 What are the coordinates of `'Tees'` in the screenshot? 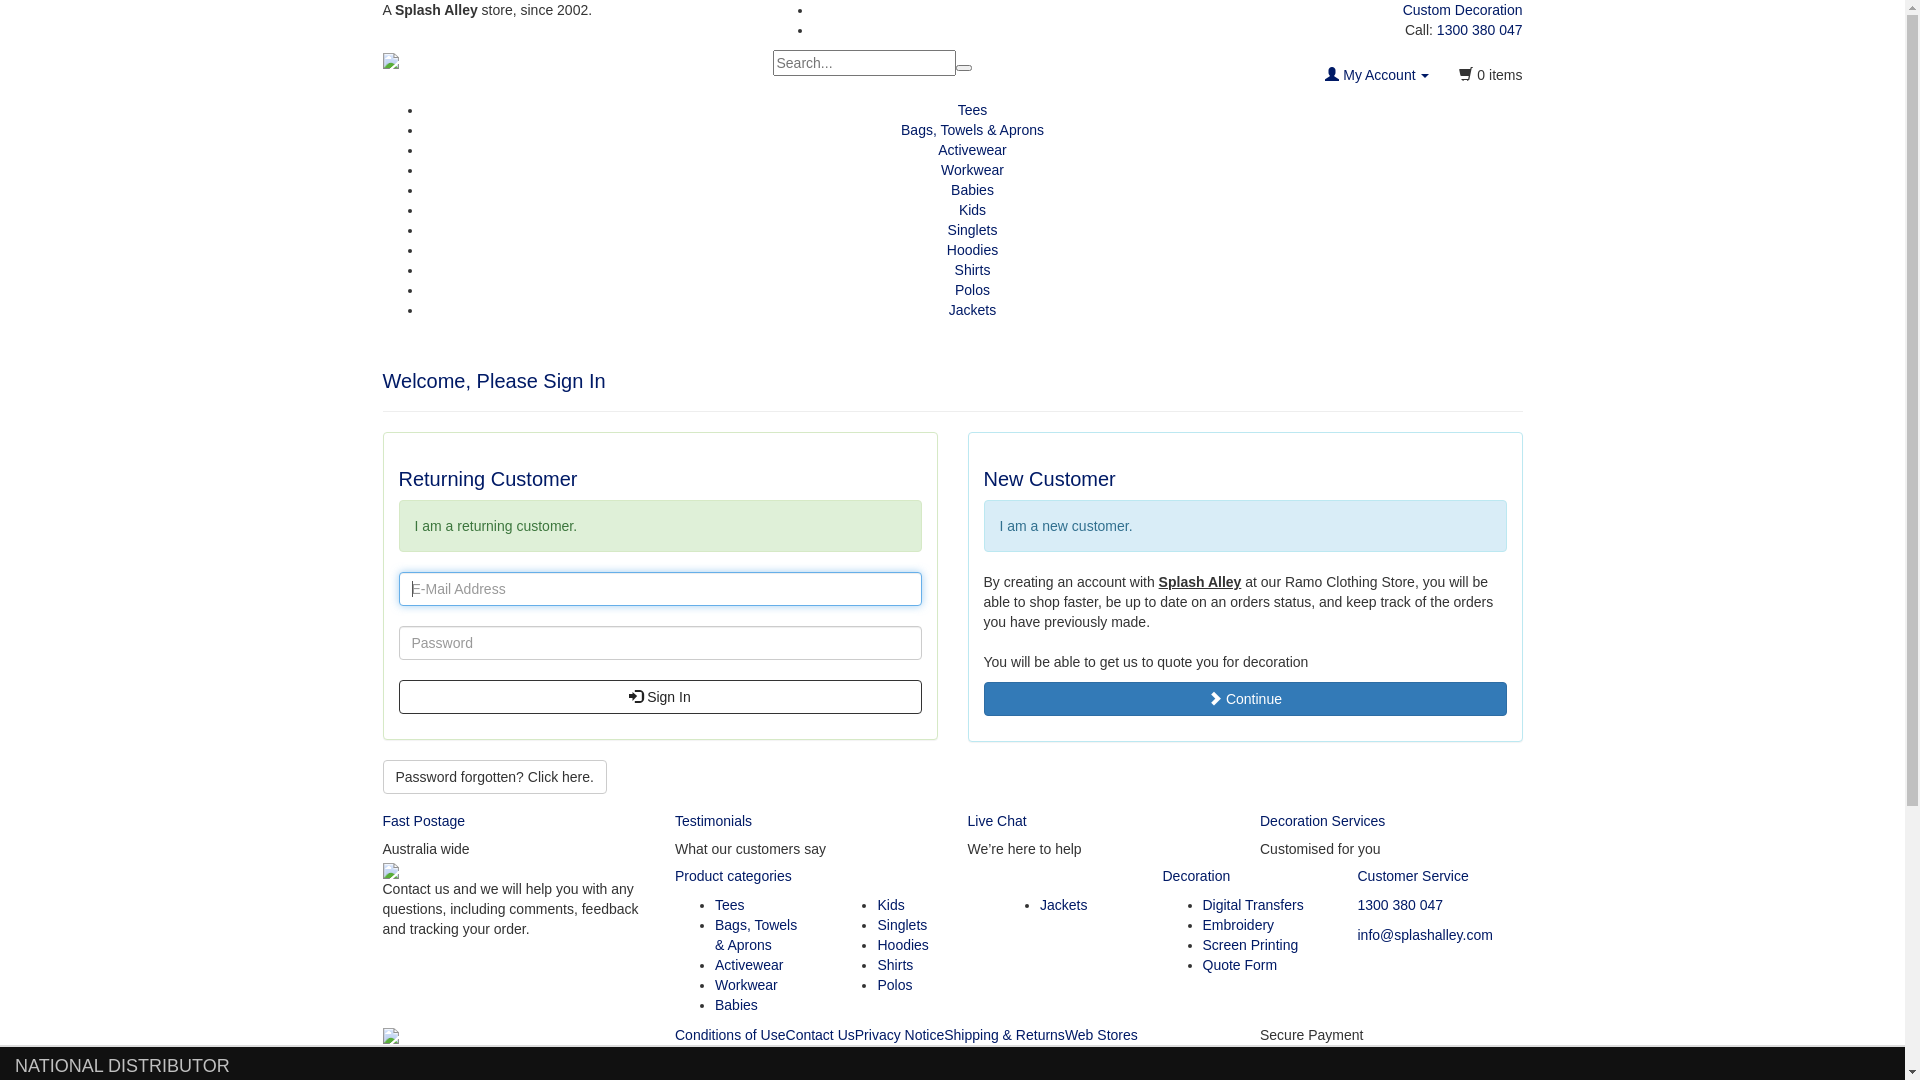 It's located at (728, 905).